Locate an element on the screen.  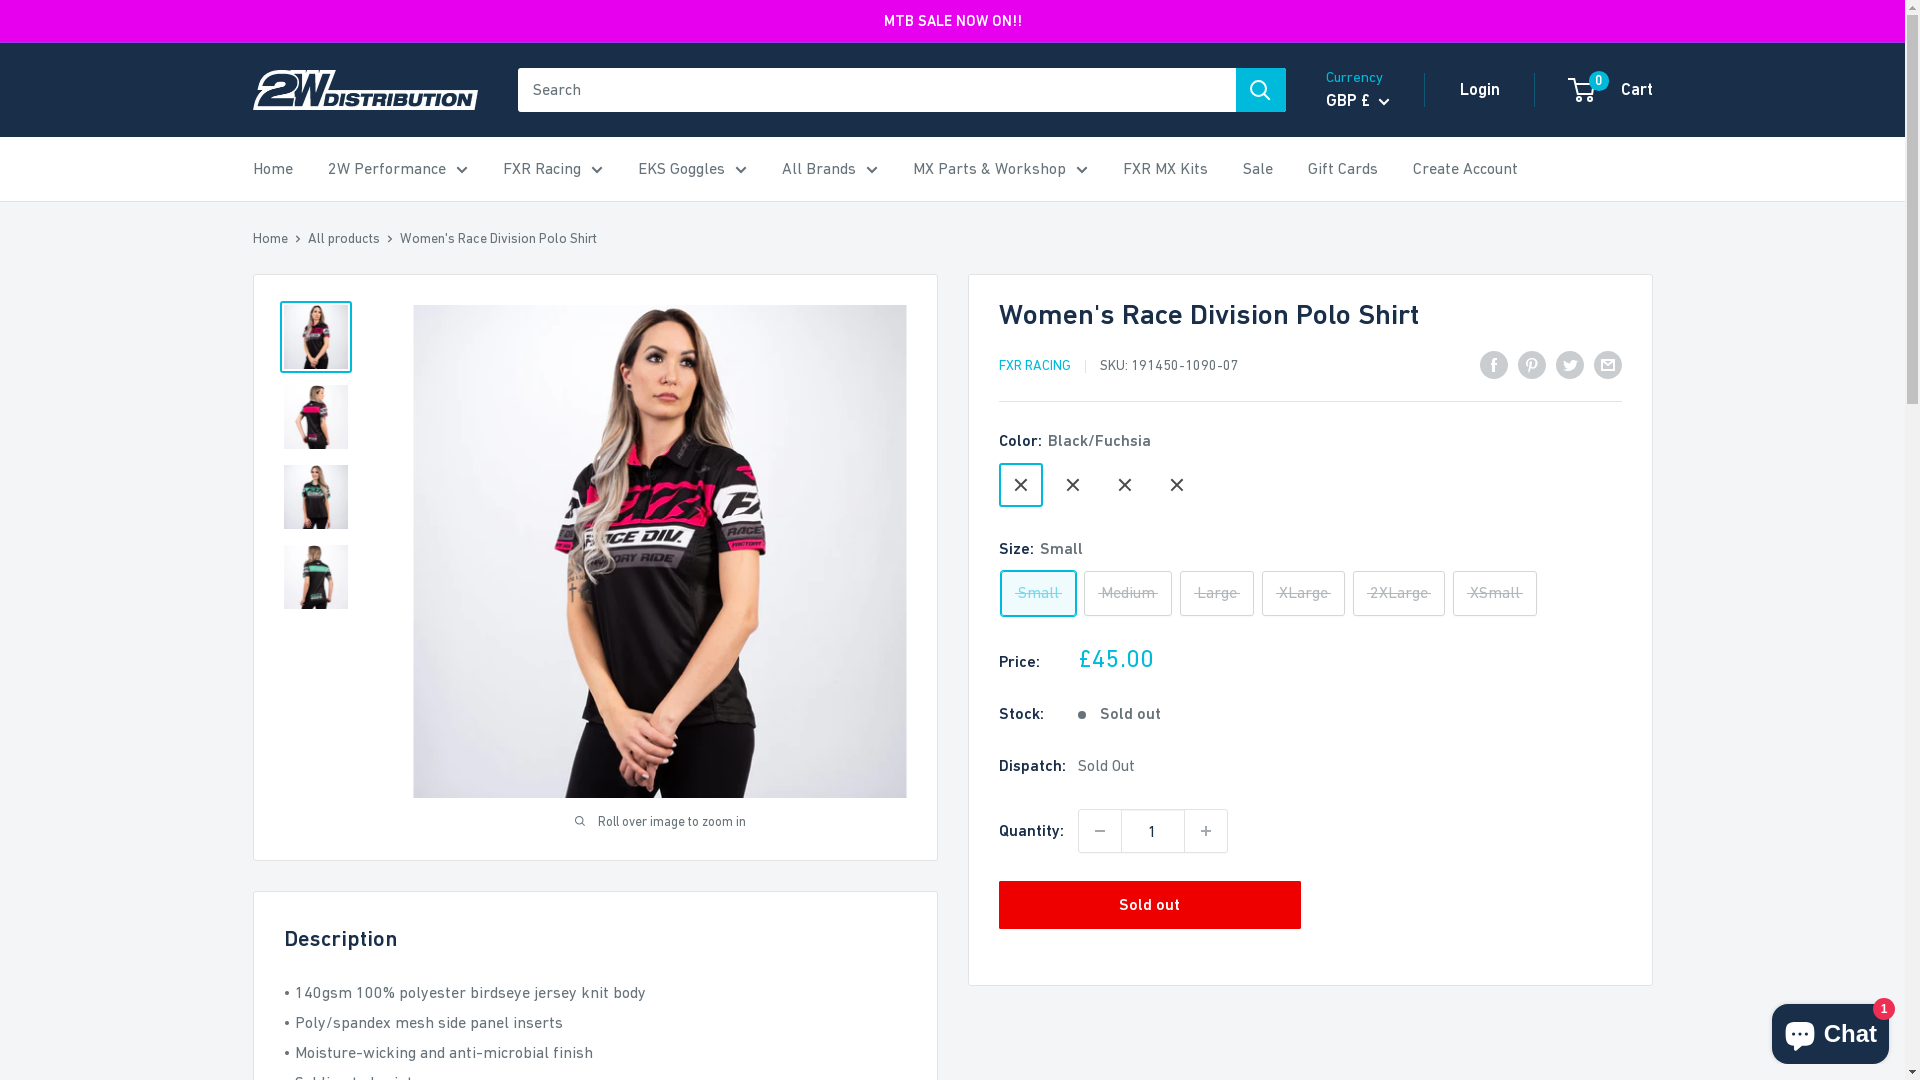
'FXR RACING' is located at coordinates (1033, 365).